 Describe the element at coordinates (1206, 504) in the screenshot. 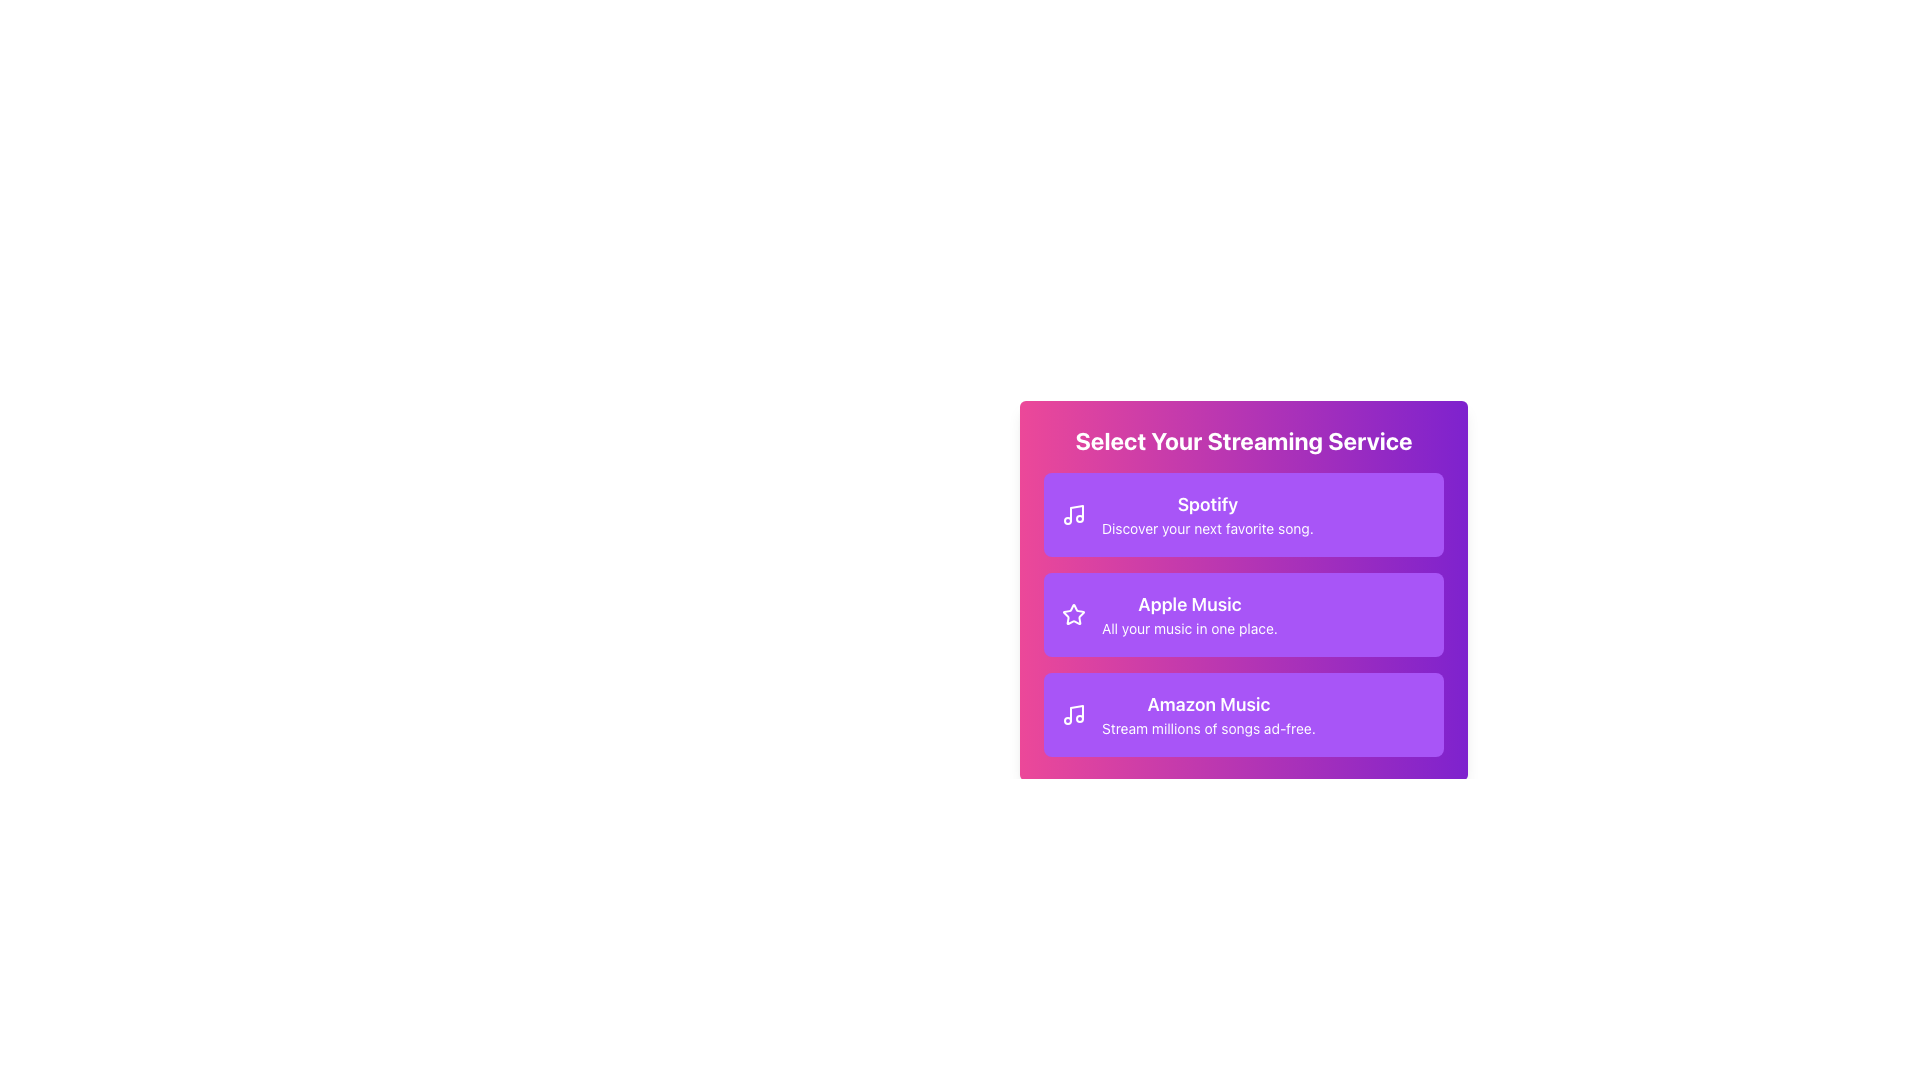

I see `the text label displaying 'Spotify' in bold, large white font against a purple background, located at the top of the music streaming options` at that location.